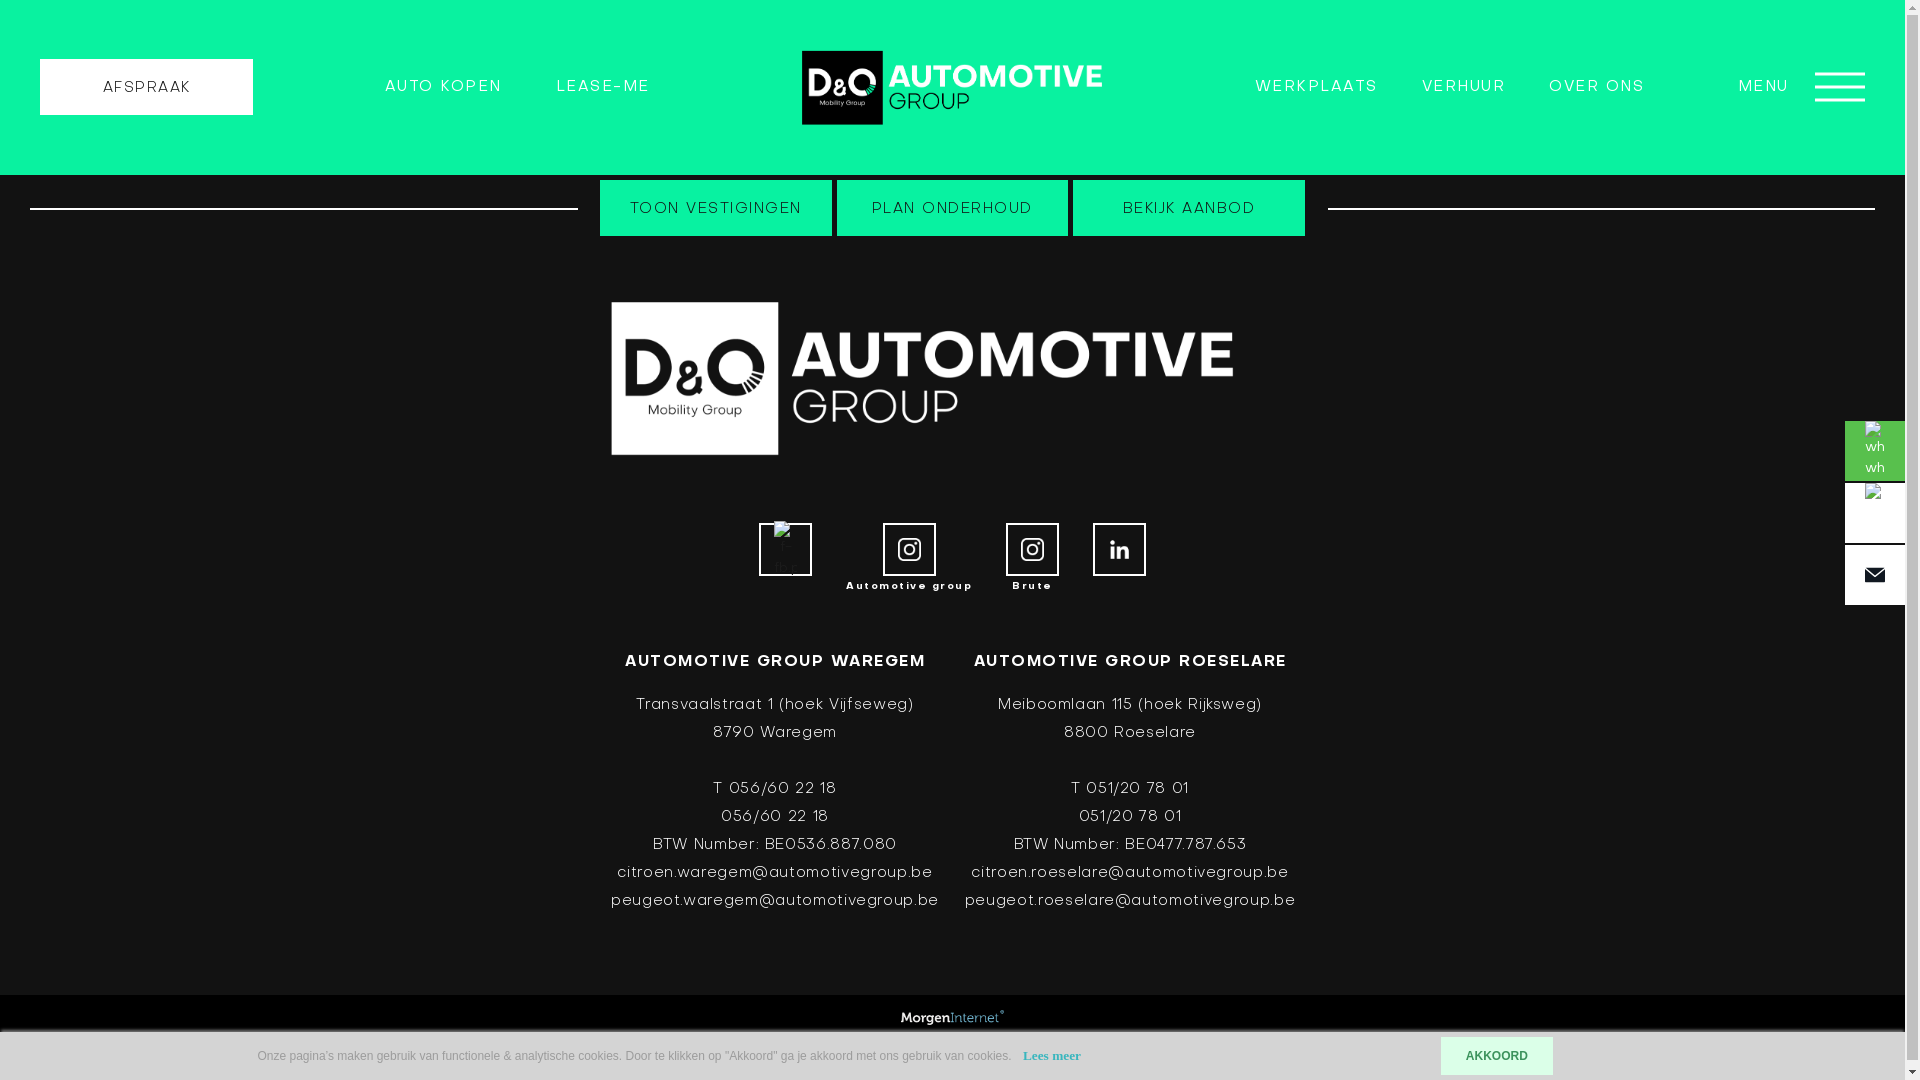 Image resolution: width=1920 pixels, height=1080 pixels. I want to click on 'LEASE-ME', so click(602, 86).